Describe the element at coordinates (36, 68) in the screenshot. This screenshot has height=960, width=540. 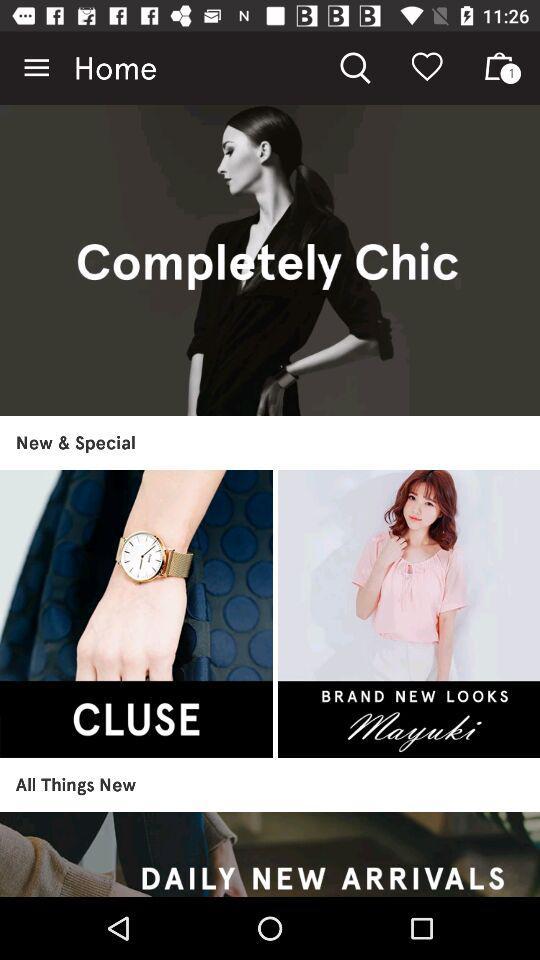
I see `icon to the left of home` at that location.